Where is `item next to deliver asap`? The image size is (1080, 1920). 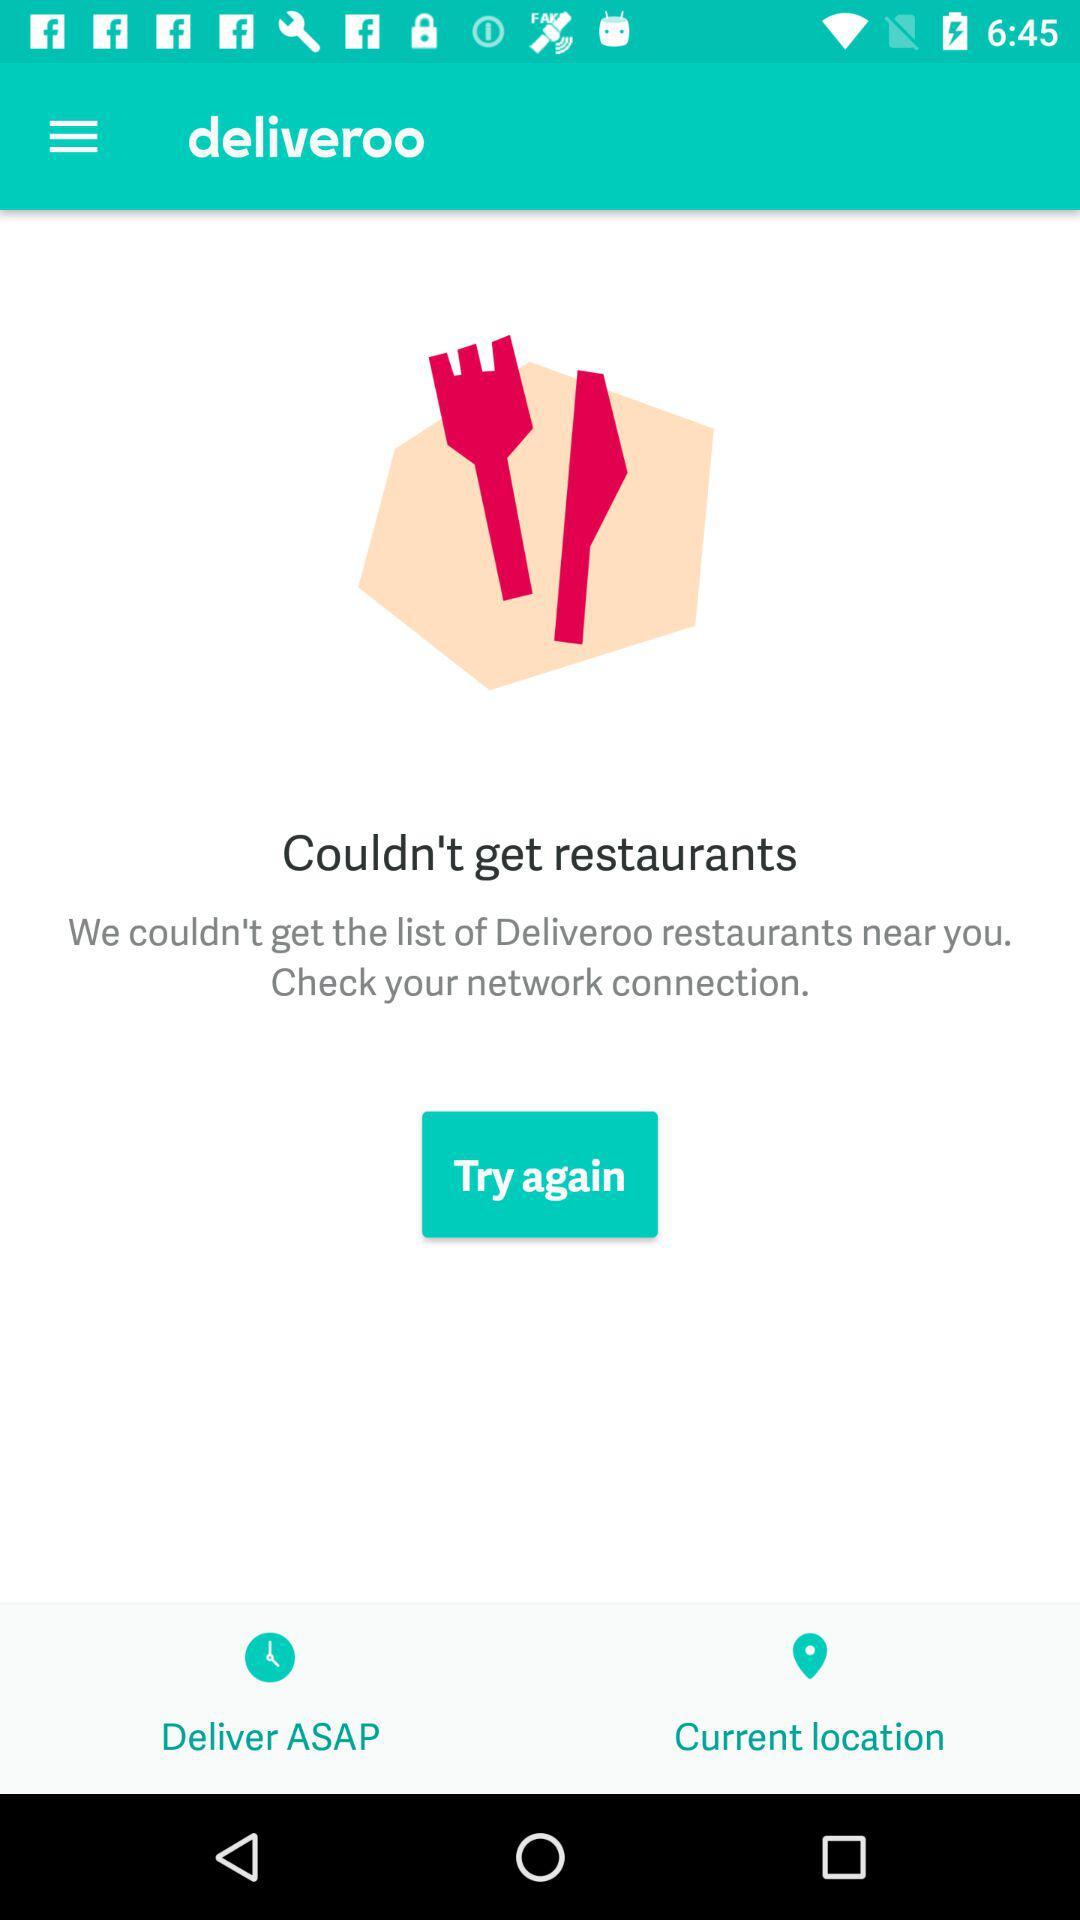
item next to deliver asap is located at coordinates (810, 1698).